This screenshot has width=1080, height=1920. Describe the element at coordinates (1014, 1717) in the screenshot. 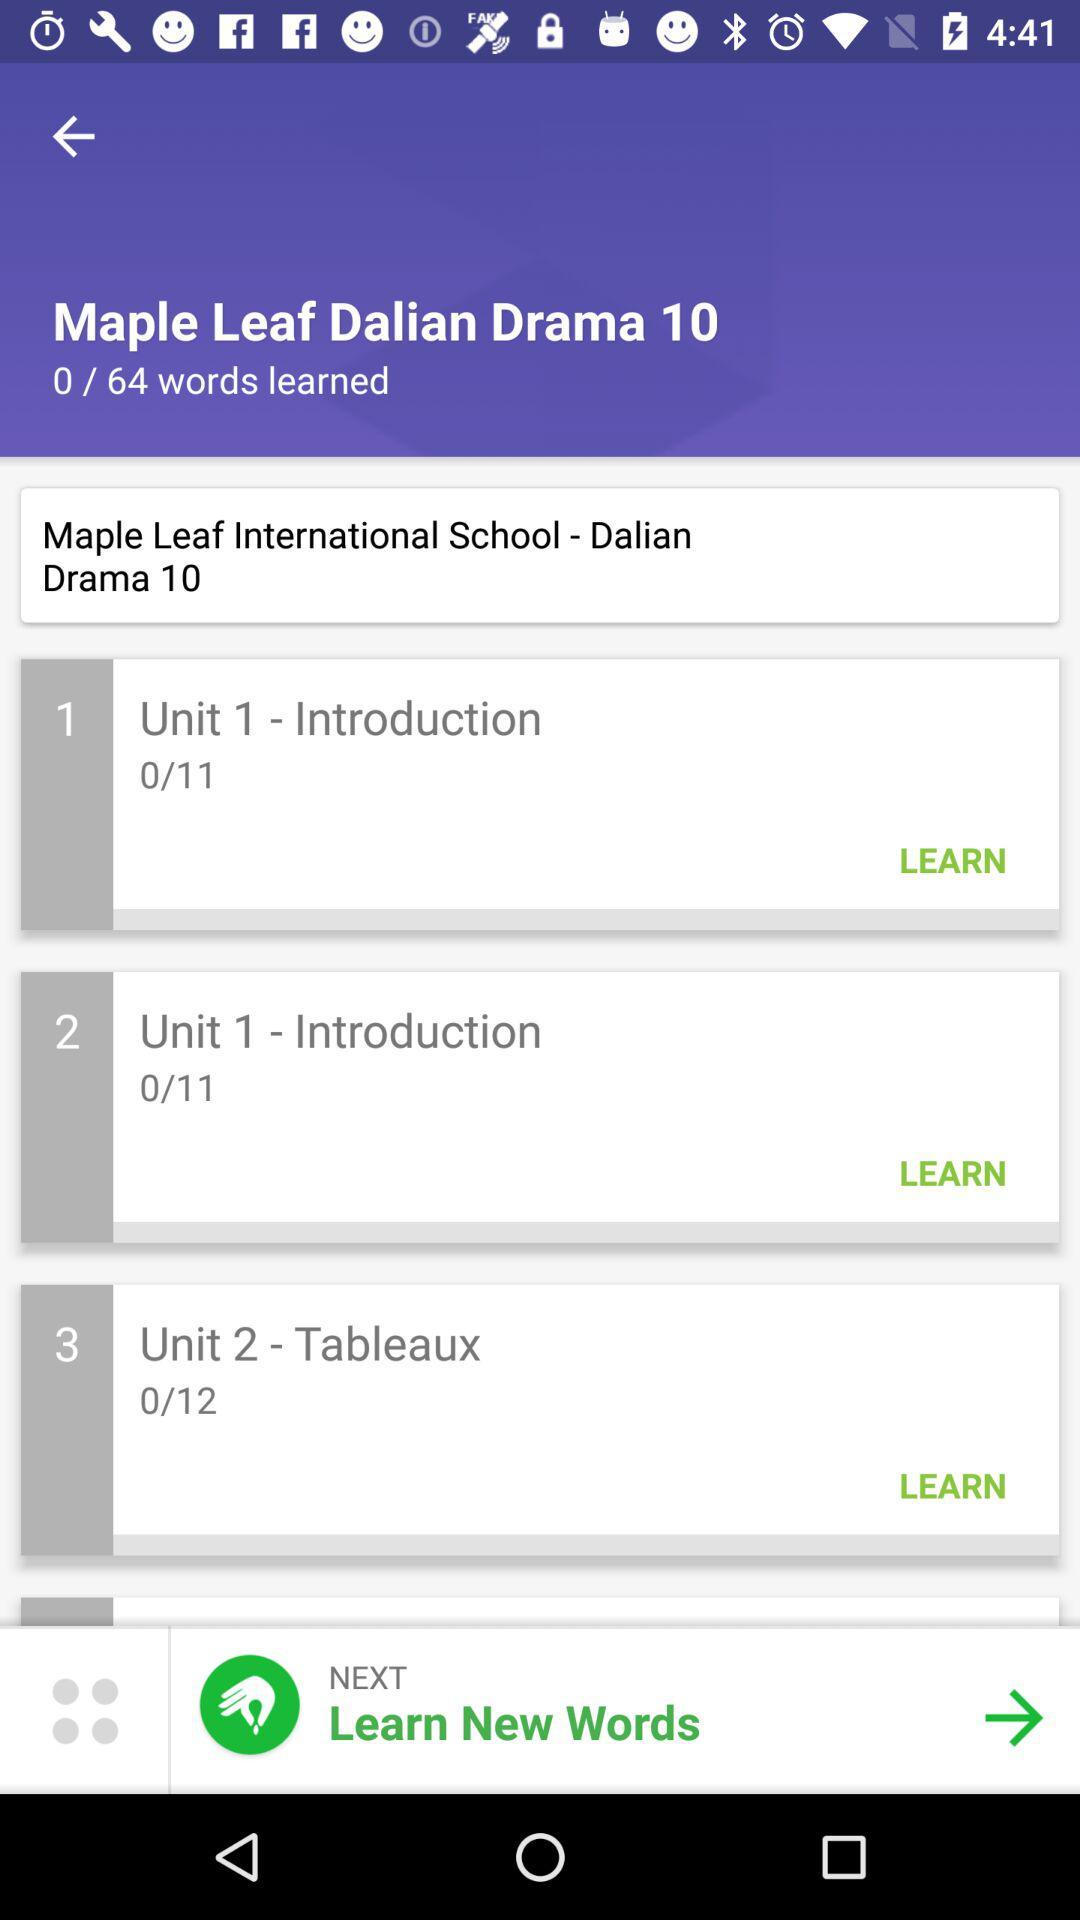

I see `the next button` at that location.